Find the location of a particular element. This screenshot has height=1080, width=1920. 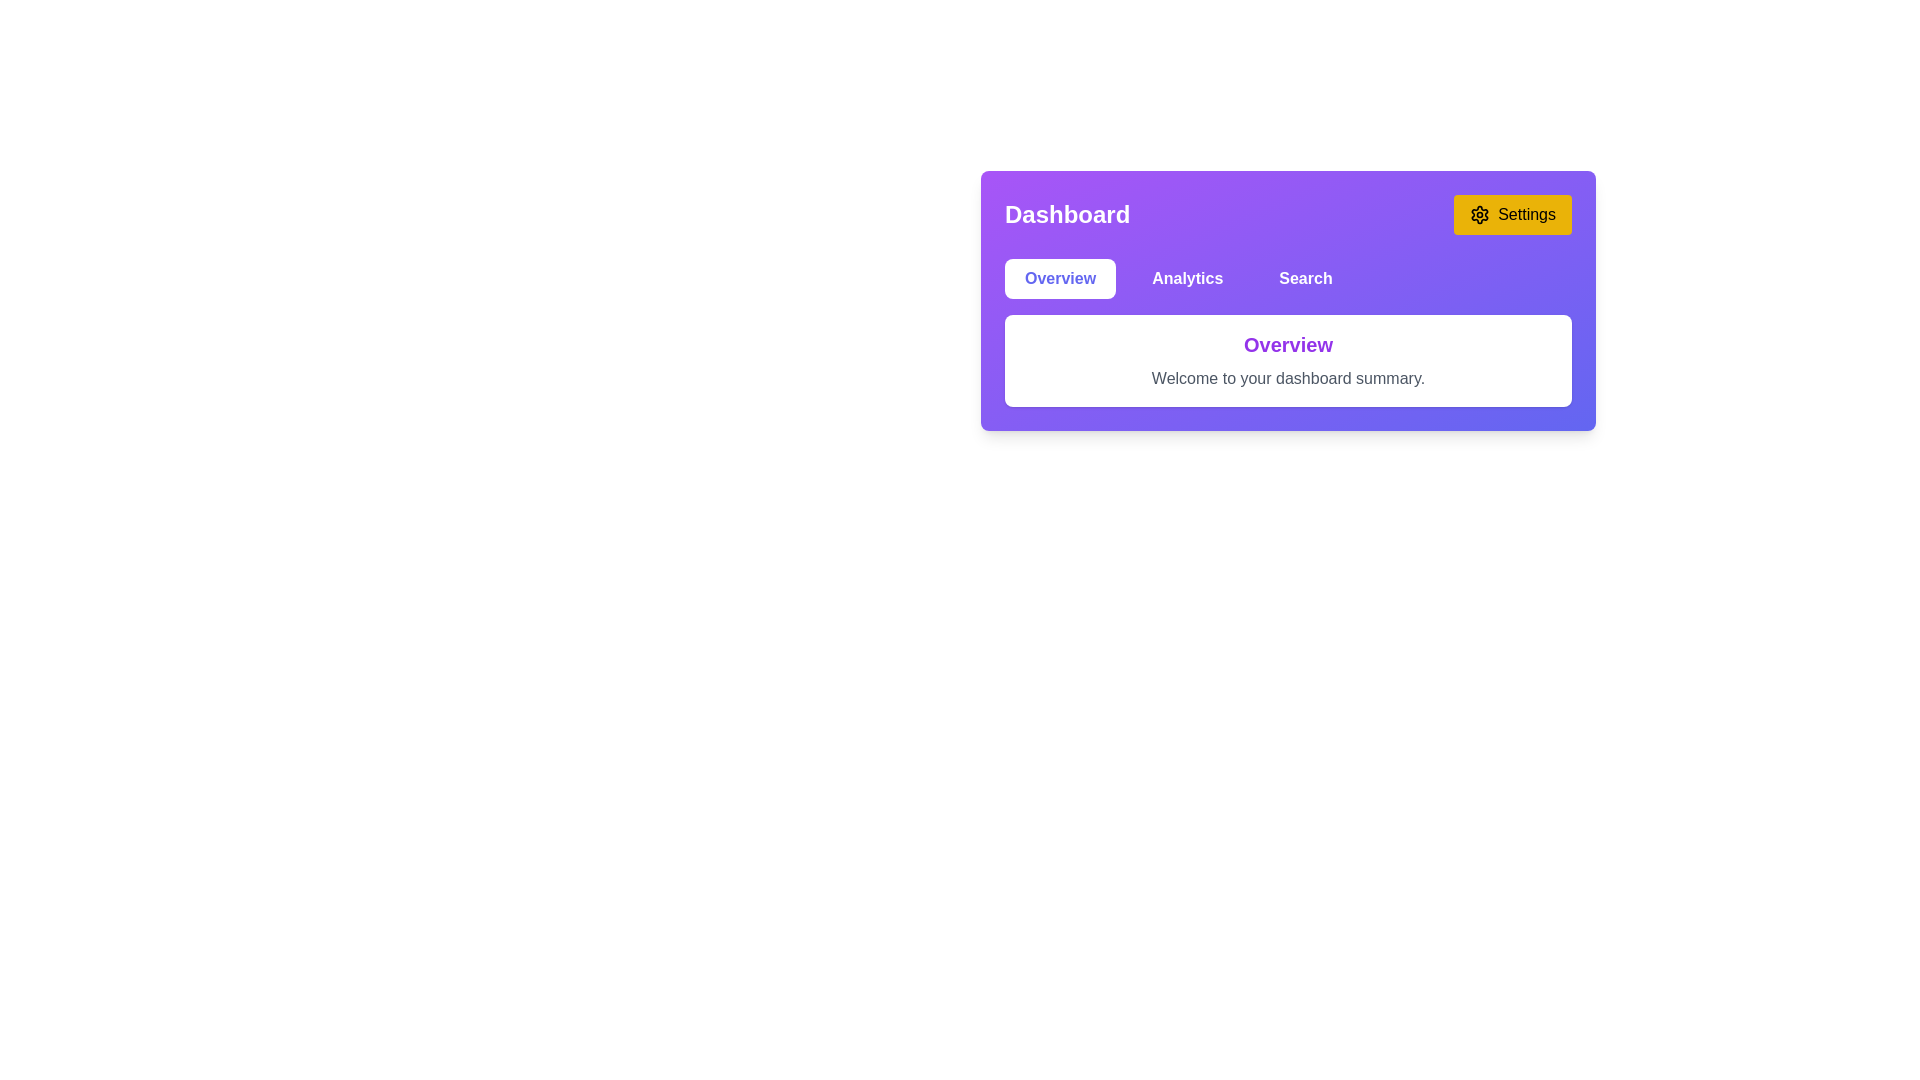

the 'Settings' text label within the button located in the top-right corner of the purple header bar is located at coordinates (1526, 215).